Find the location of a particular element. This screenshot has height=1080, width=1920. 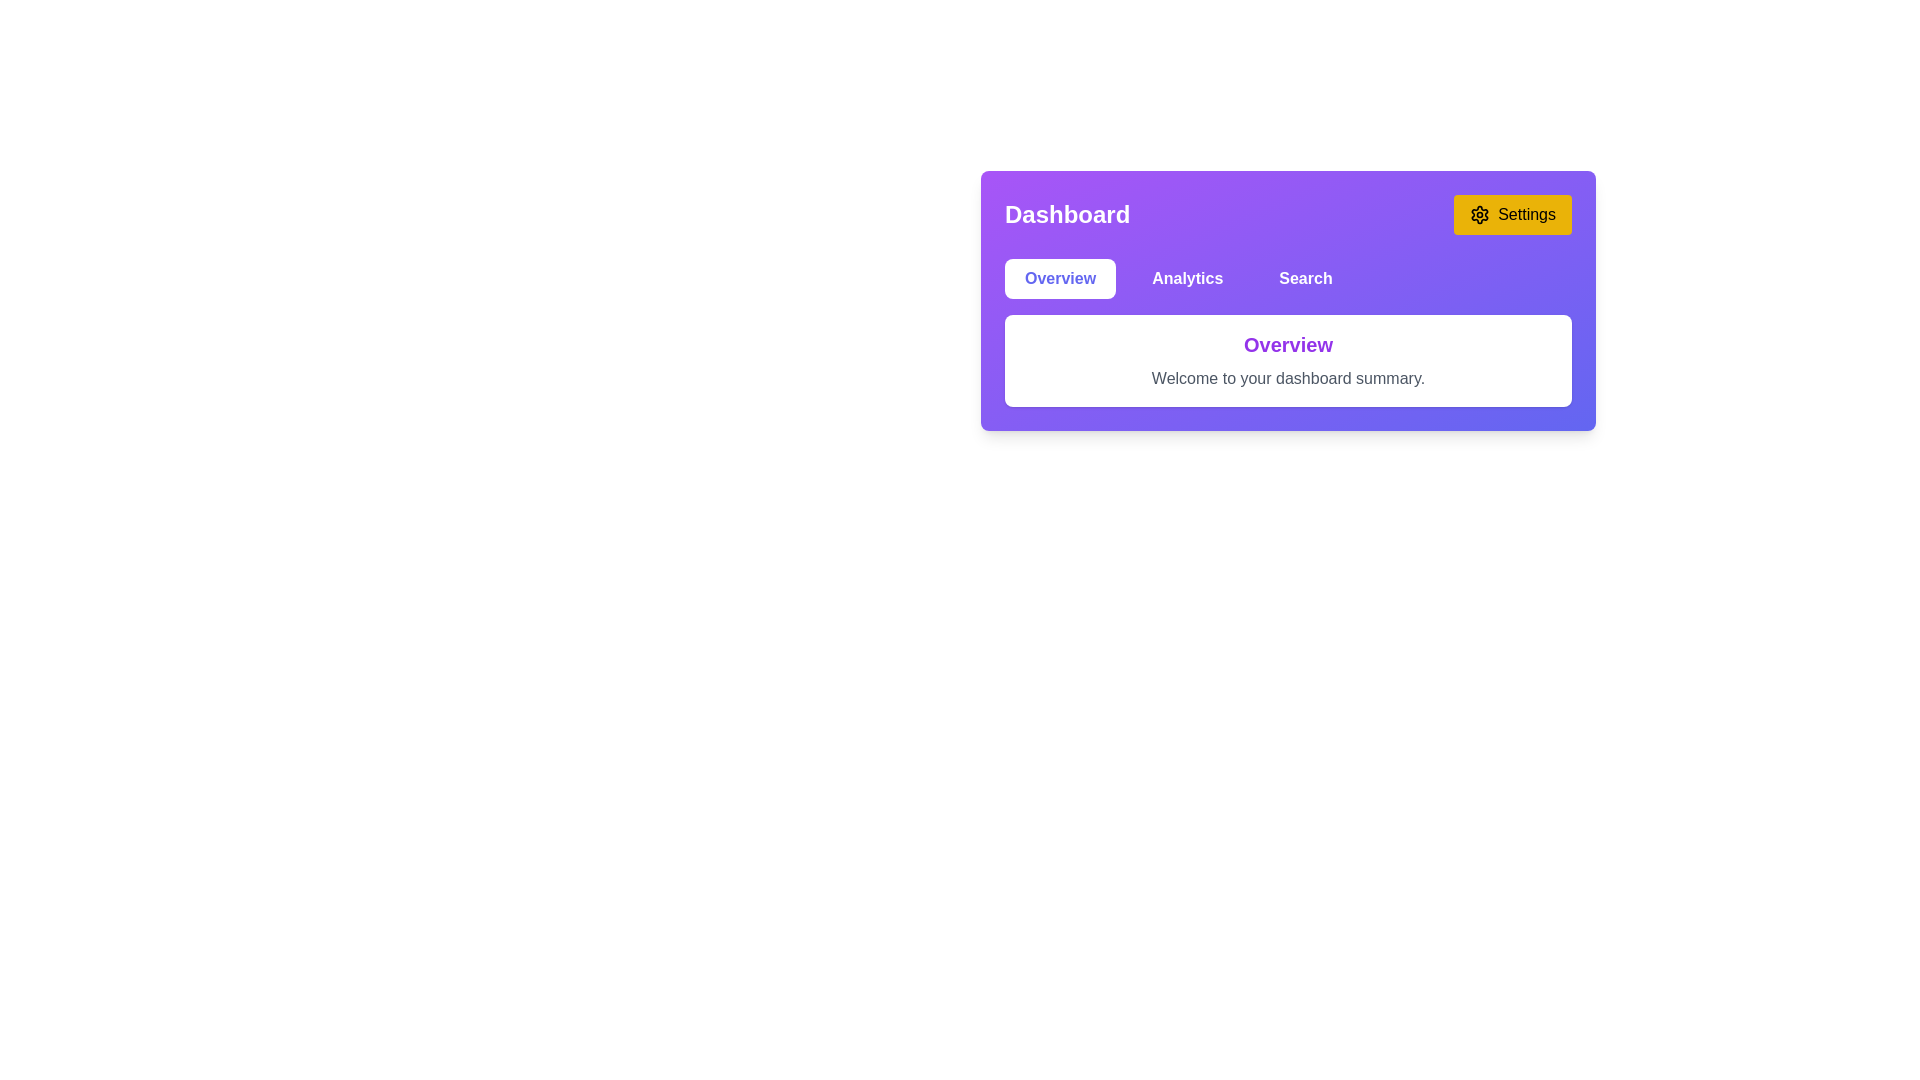

the 'Settings' text label within the button located in the top-right corner of the purple header bar is located at coordinates (1526, 215).